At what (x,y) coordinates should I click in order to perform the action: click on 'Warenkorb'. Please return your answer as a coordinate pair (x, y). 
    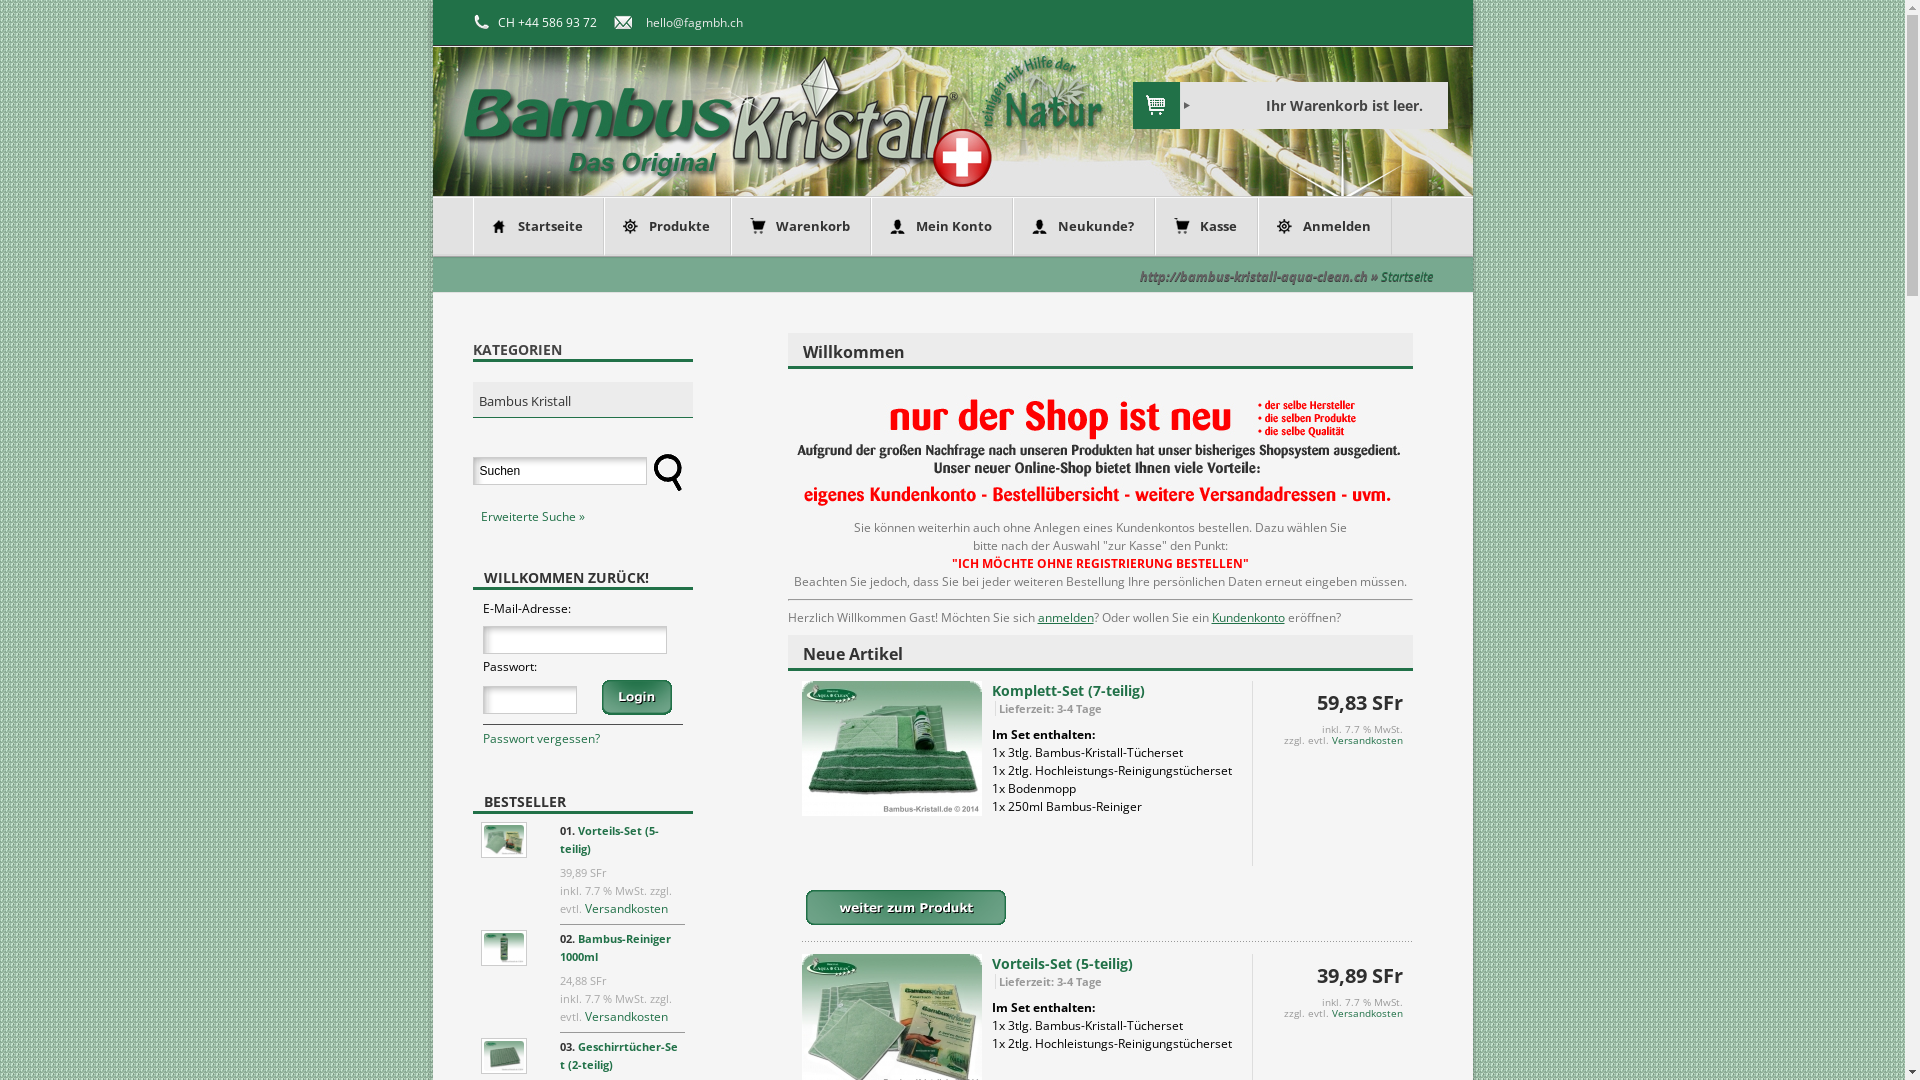
    Looking at the image, I should click on (812, 225).